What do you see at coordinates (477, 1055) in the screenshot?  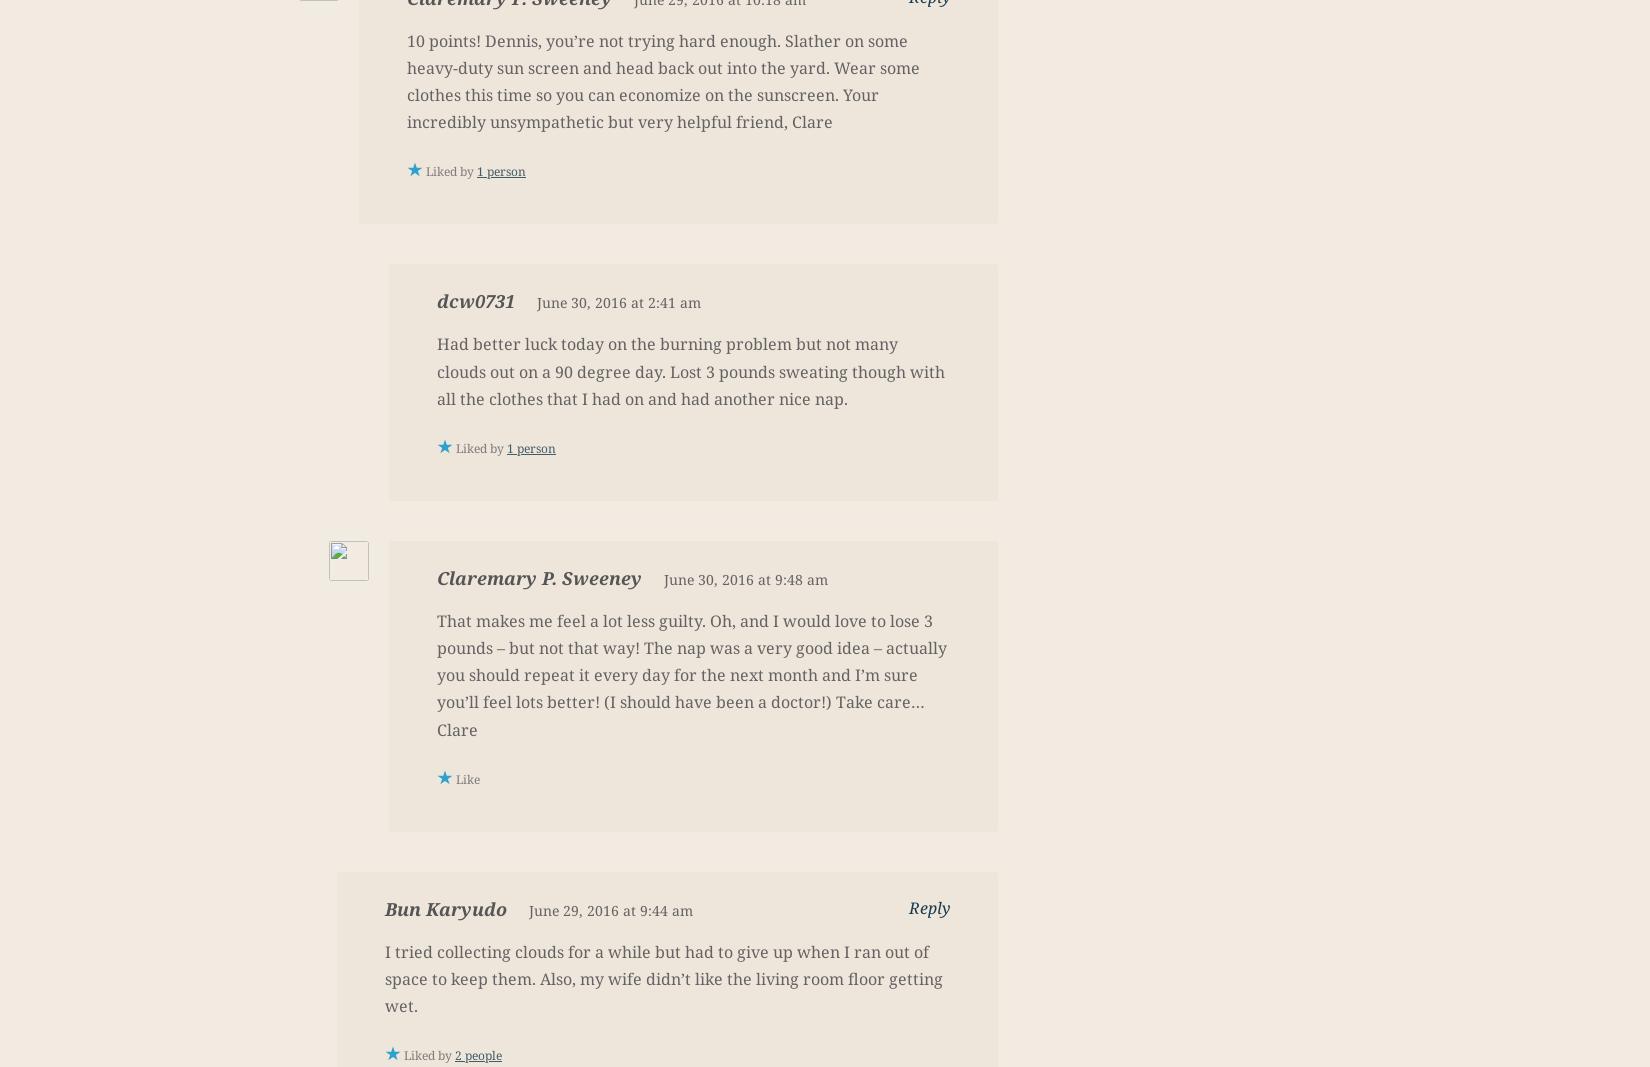 I see `'2 people'` at bounding box center [477, 1055].